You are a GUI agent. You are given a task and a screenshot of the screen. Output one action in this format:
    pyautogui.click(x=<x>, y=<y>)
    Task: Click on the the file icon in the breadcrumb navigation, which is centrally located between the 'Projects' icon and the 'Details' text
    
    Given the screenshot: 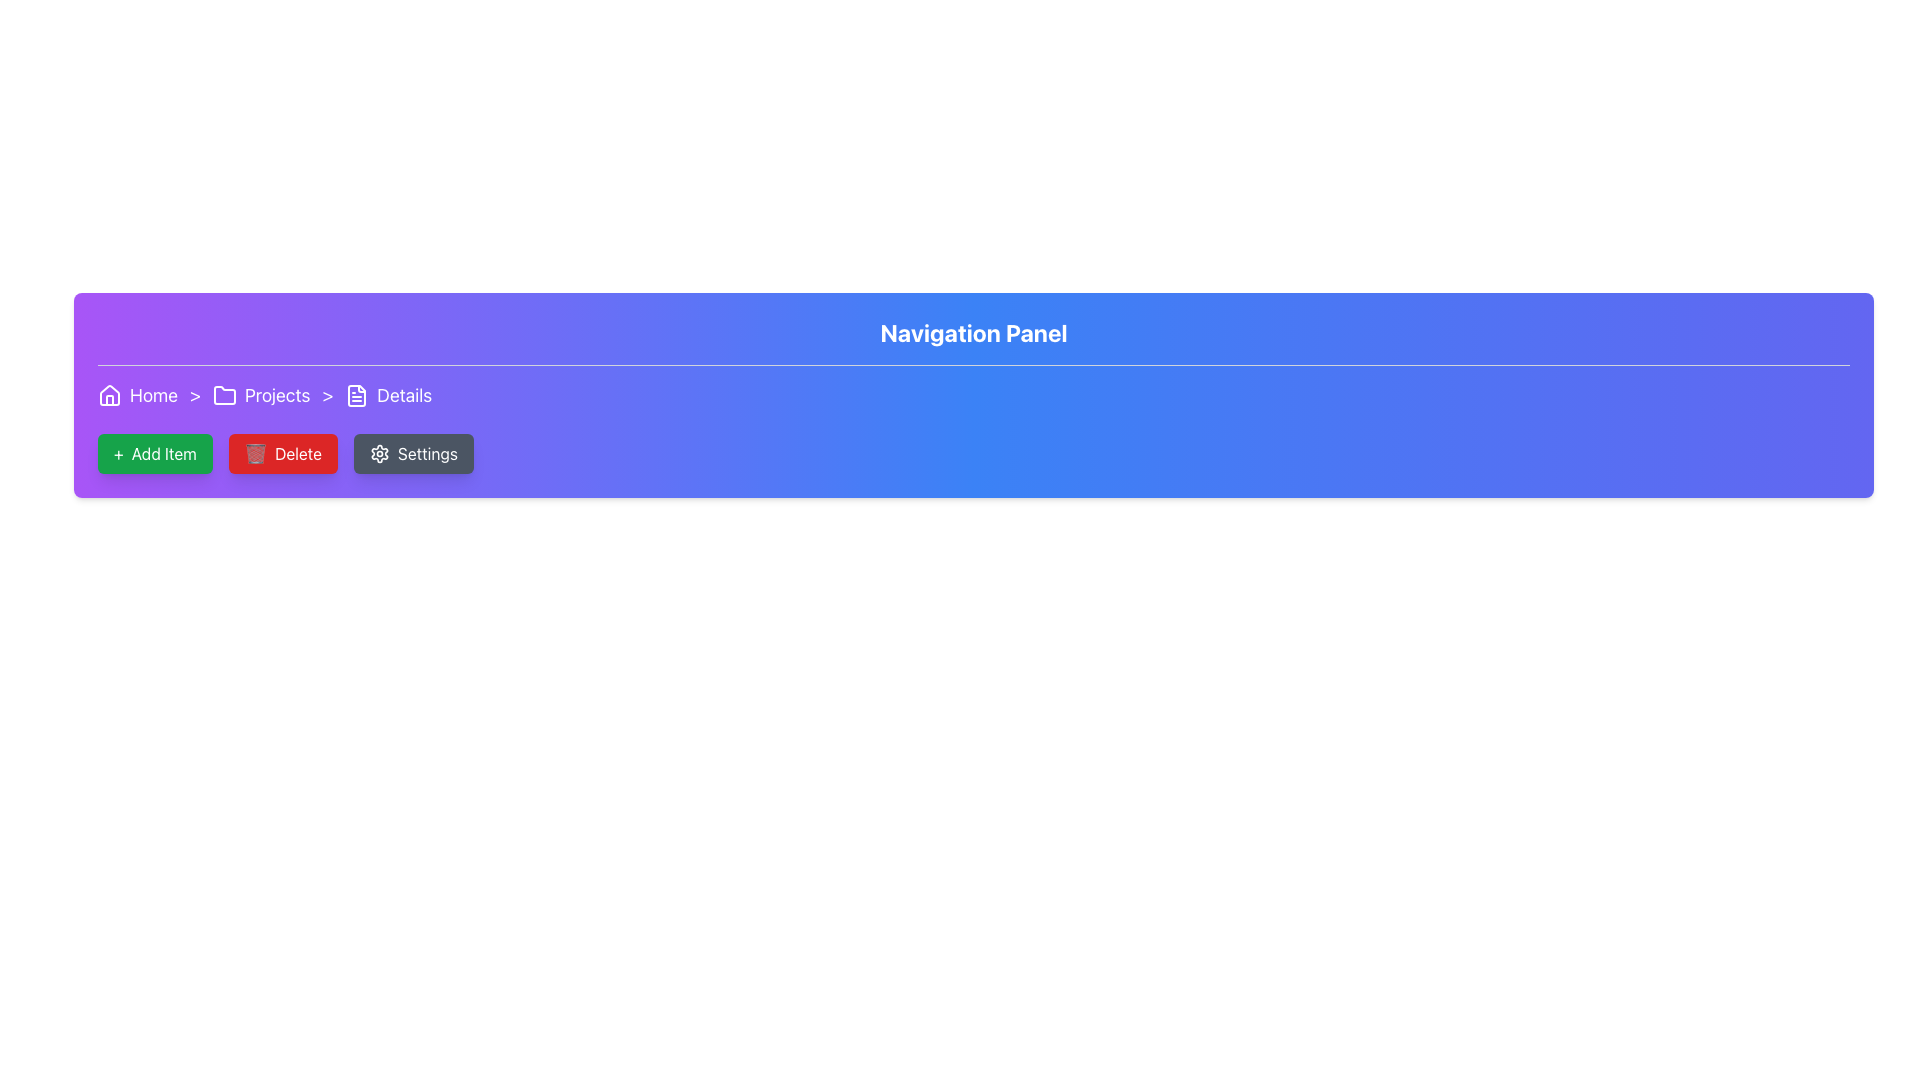 What is the action you would take?
    pyautogui.click(x=357, y=396)
    